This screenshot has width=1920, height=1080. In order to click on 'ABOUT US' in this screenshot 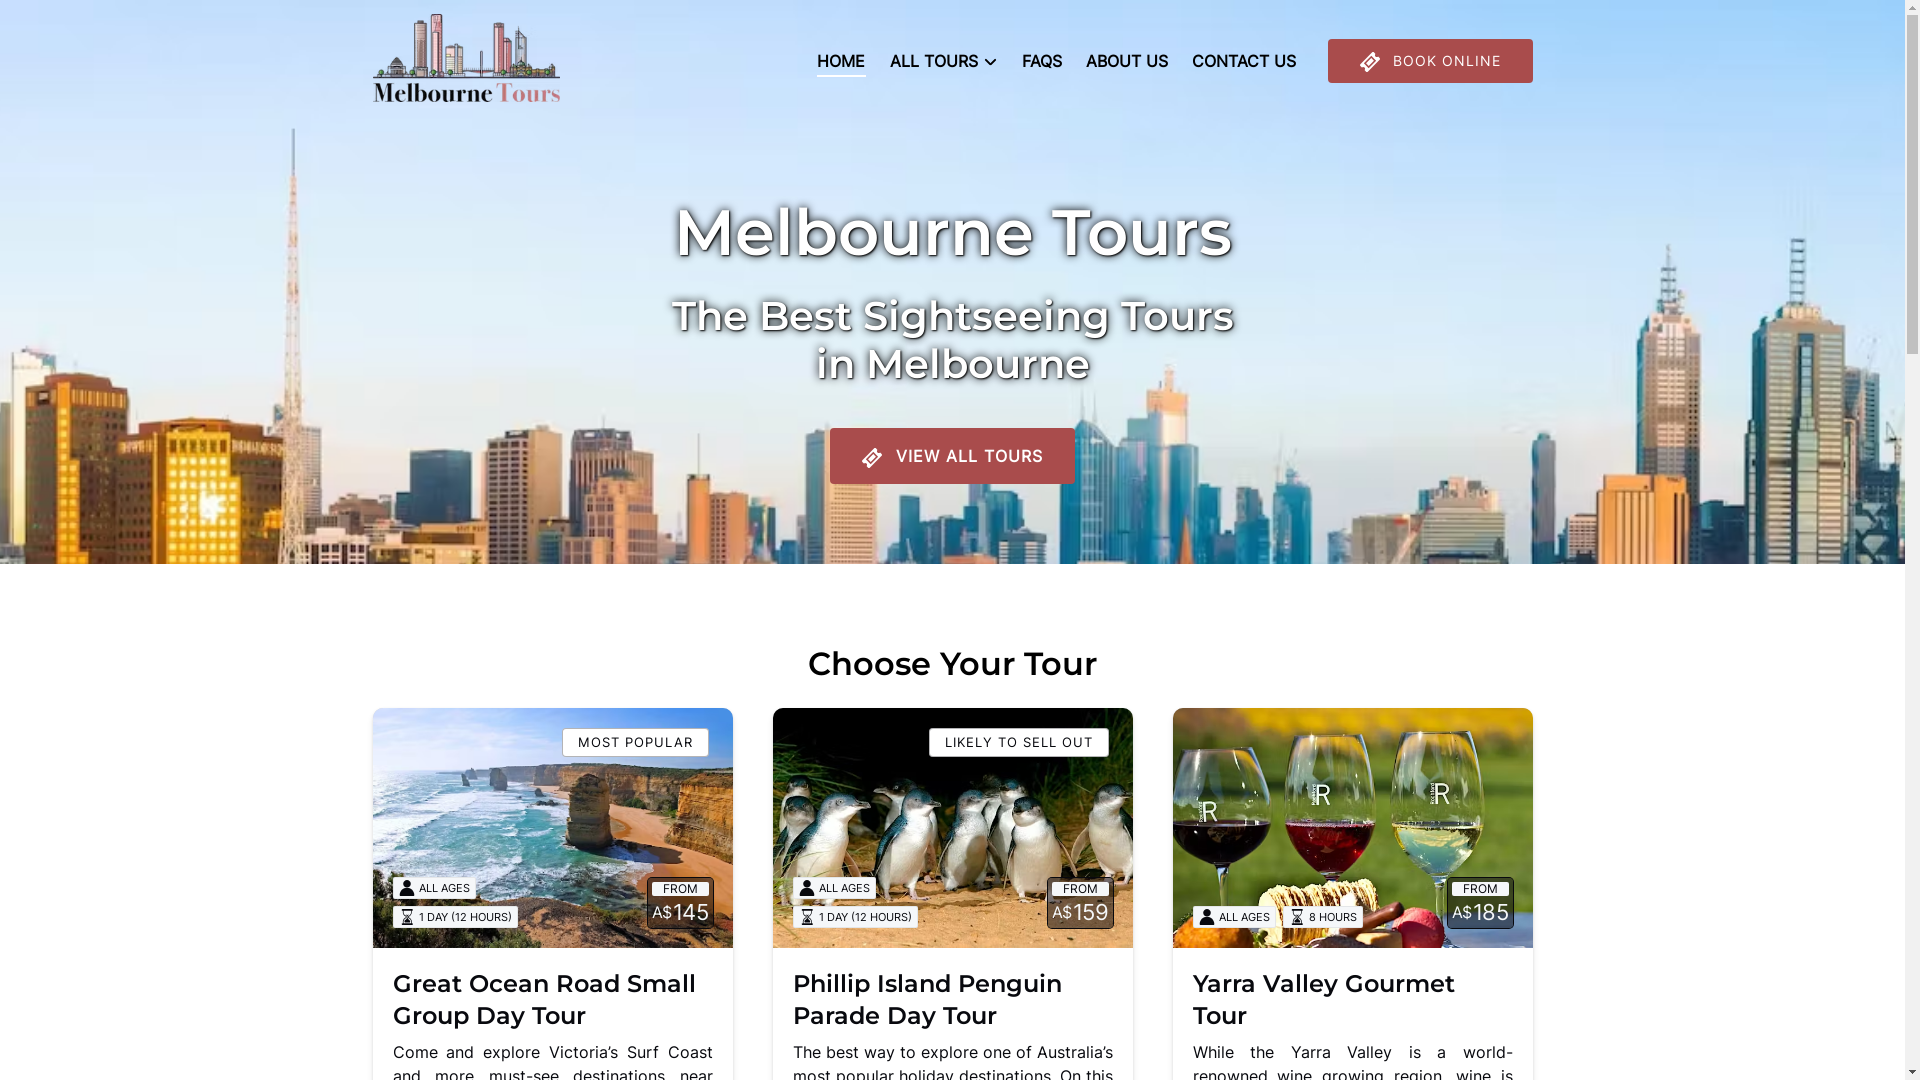, I will do `click(1127, 60)`.